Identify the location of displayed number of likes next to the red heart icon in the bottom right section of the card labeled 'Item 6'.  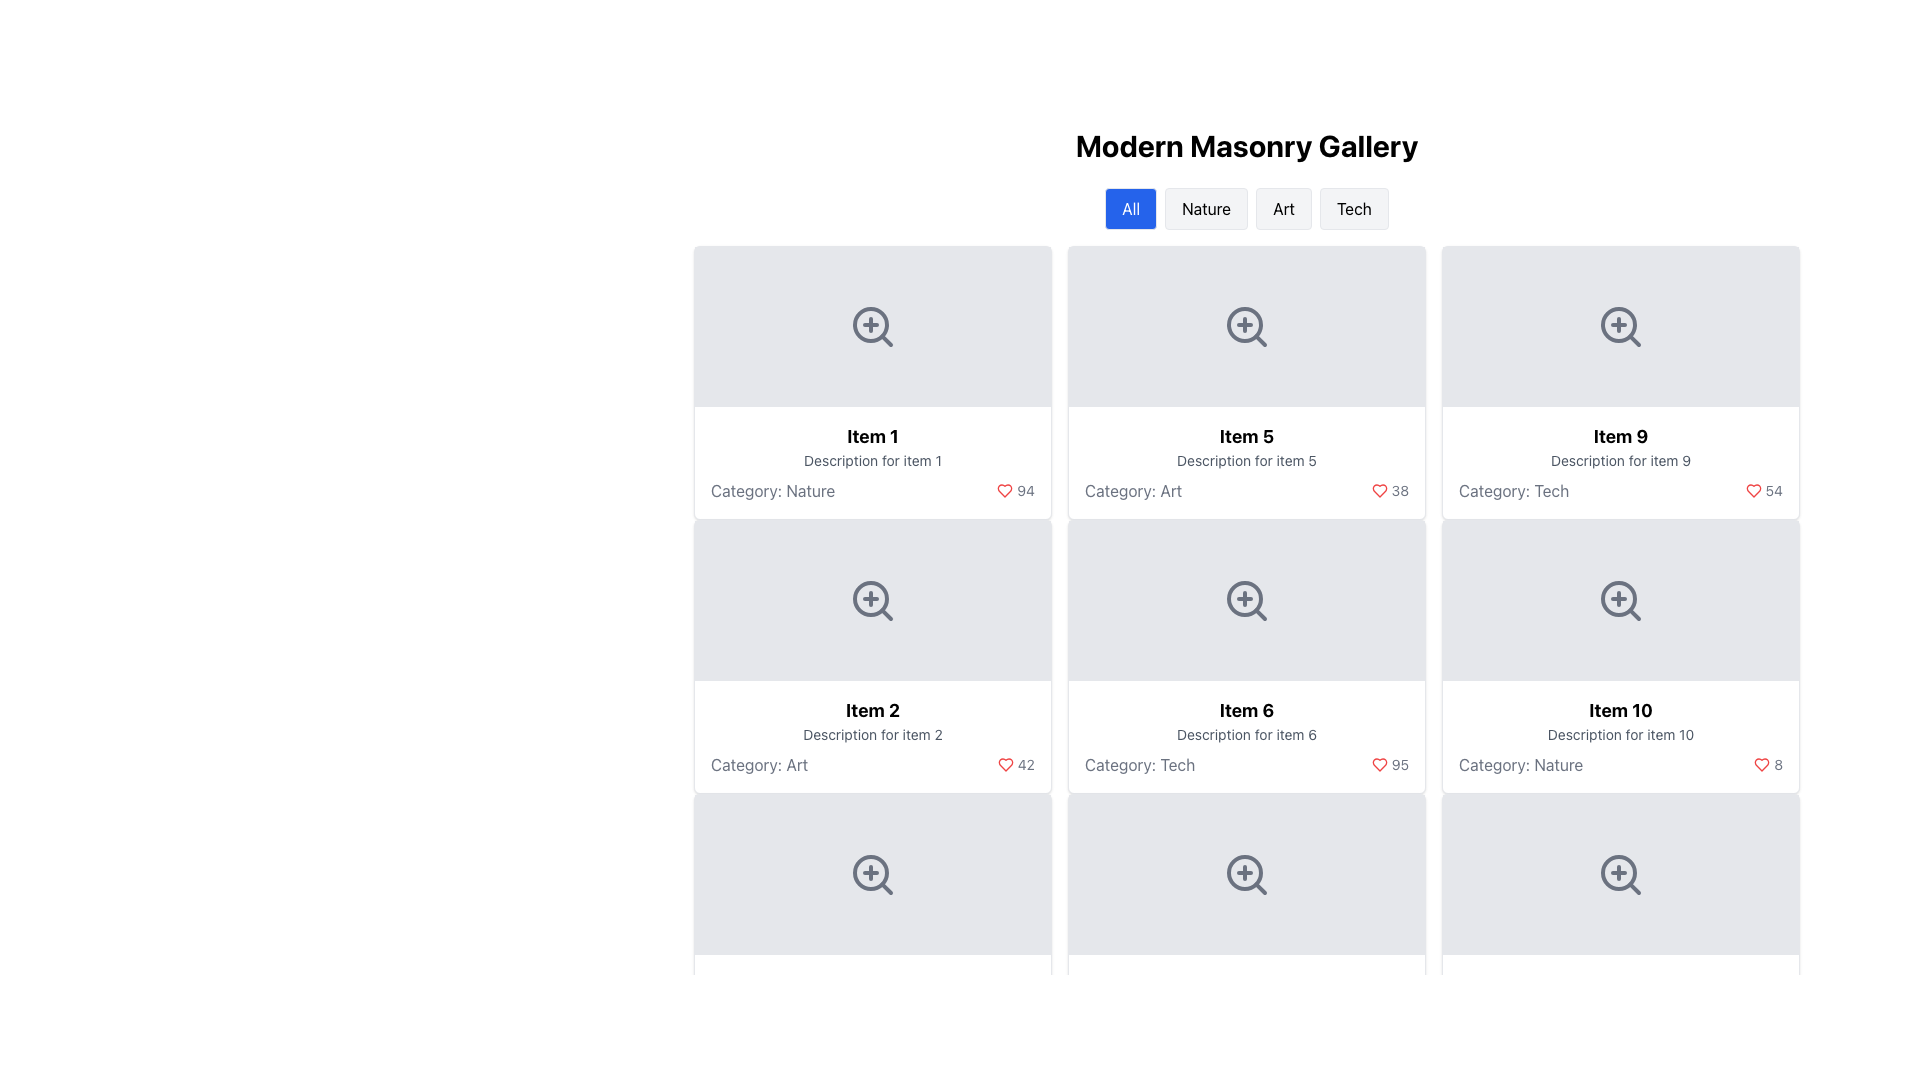
(1399, 764).